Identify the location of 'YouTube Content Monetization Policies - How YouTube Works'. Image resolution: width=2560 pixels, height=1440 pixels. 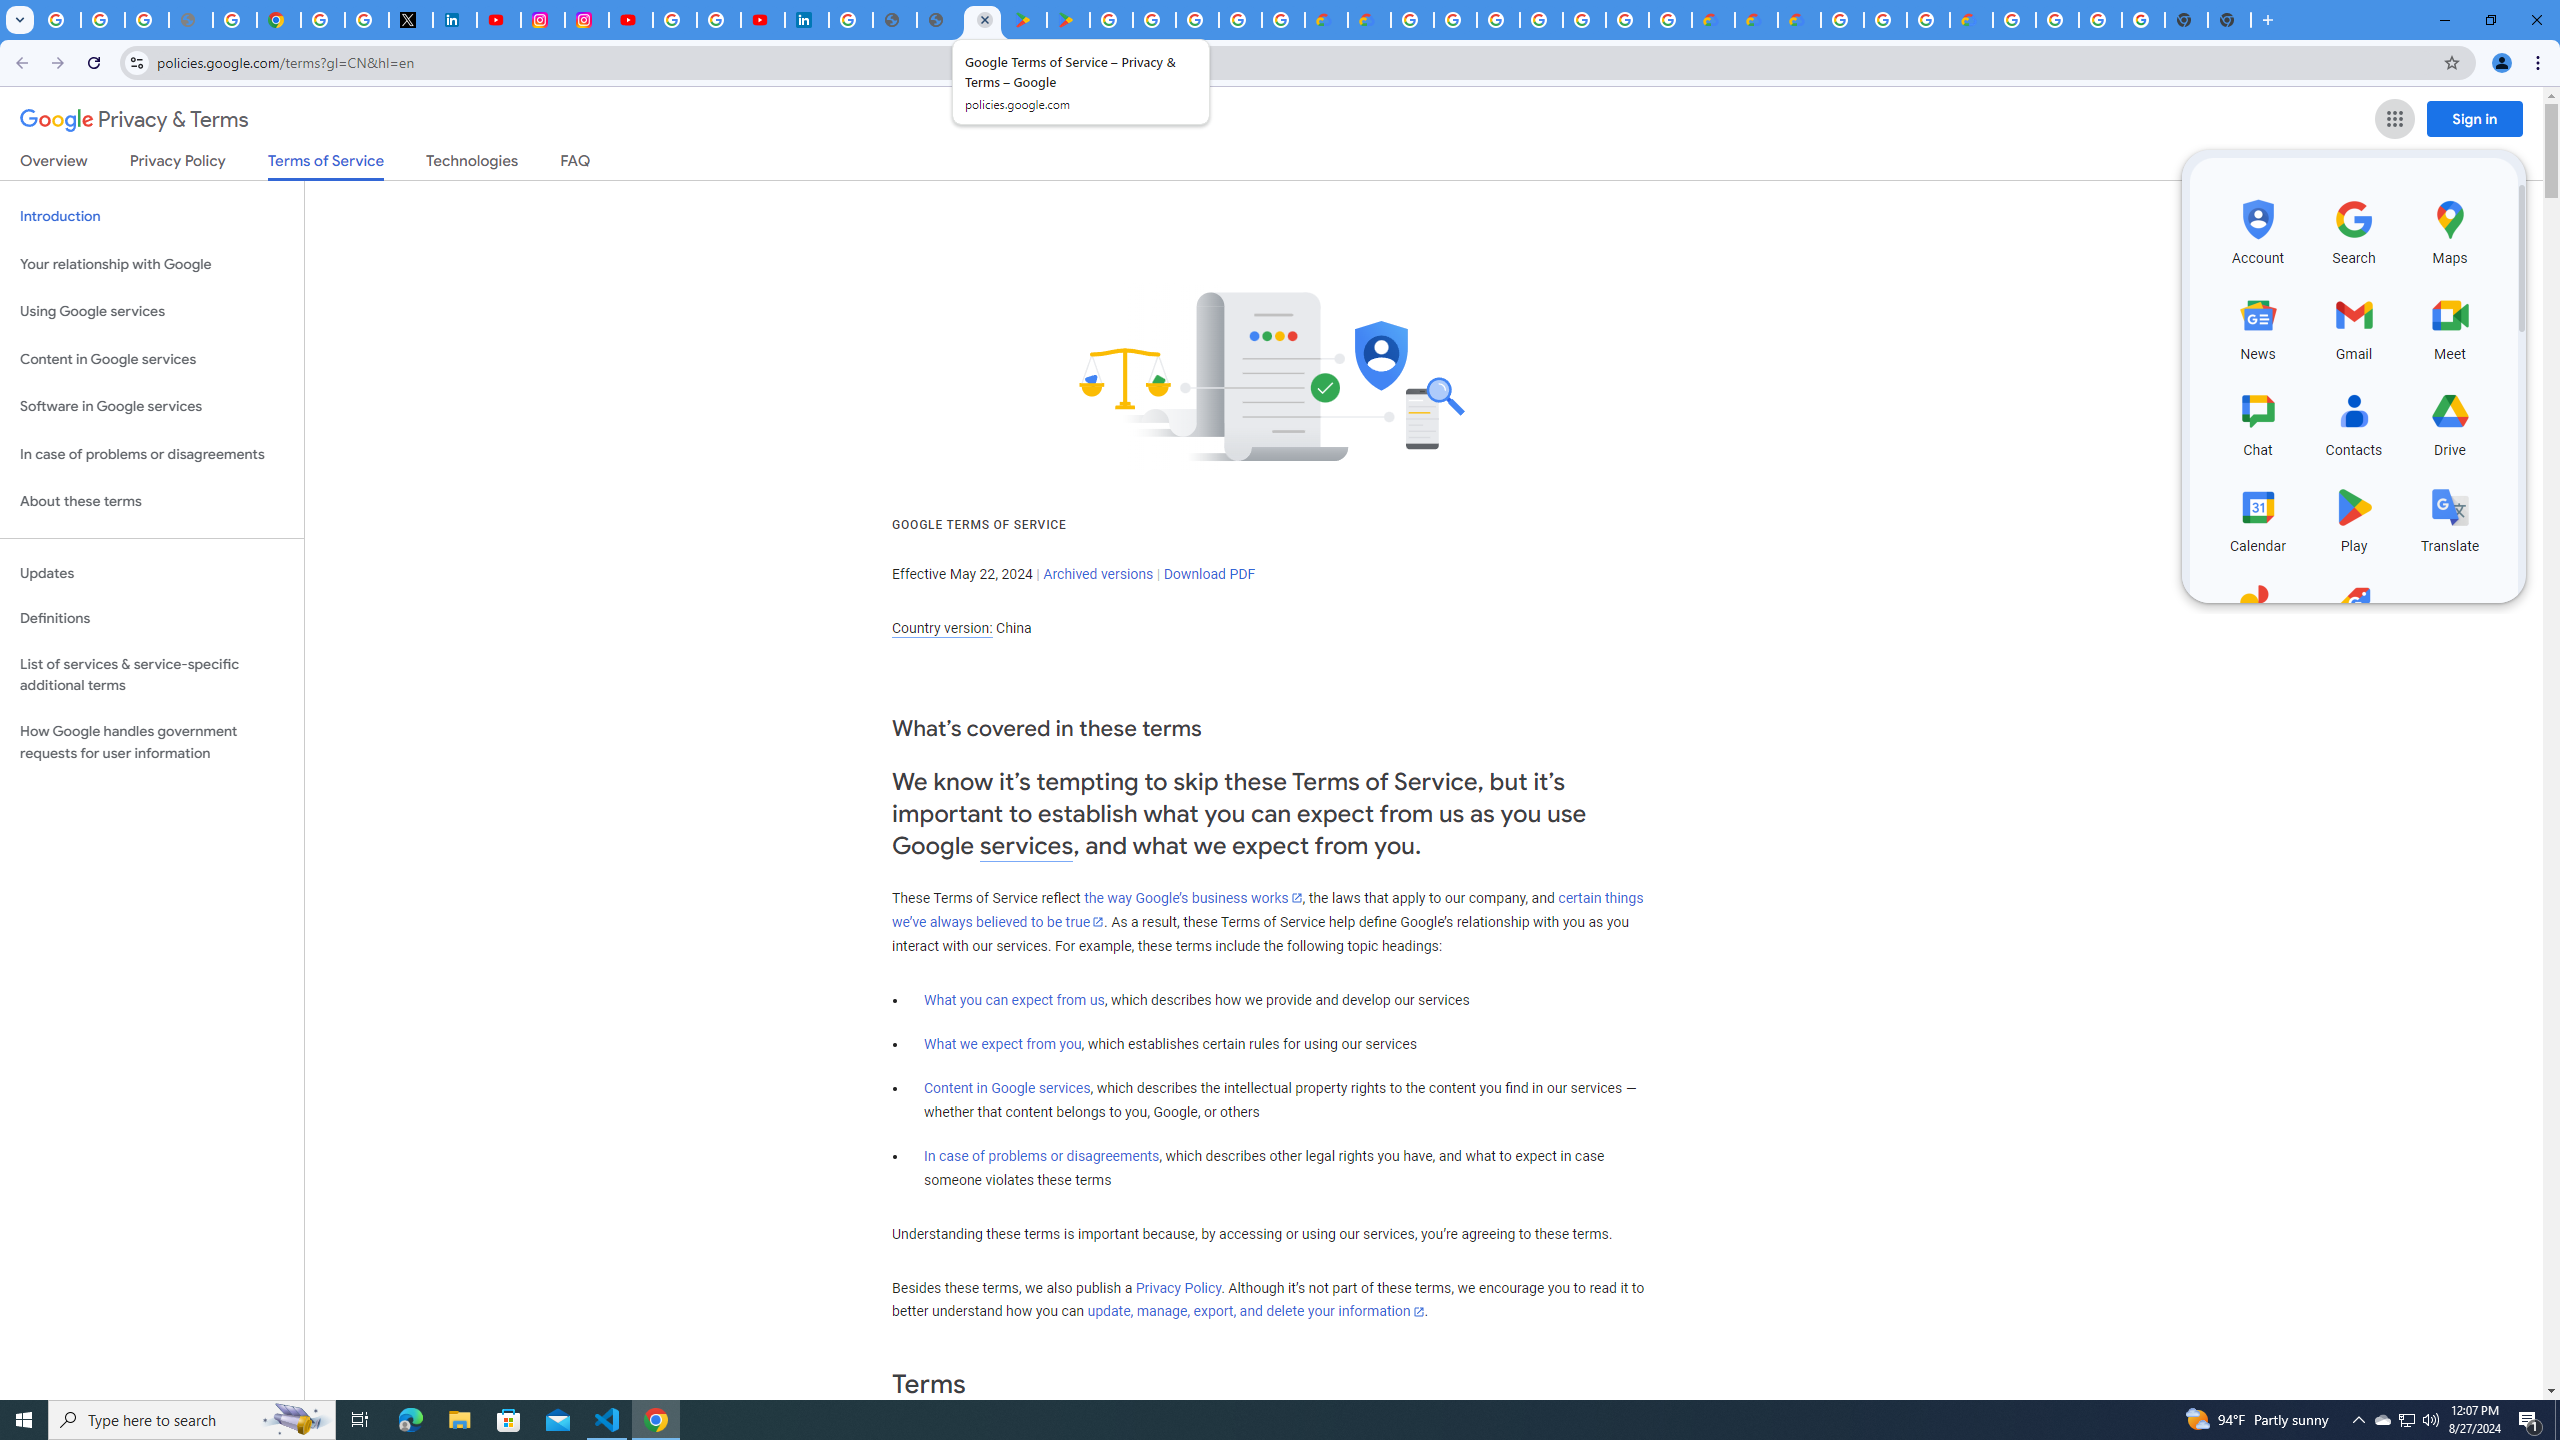
(498, 19).